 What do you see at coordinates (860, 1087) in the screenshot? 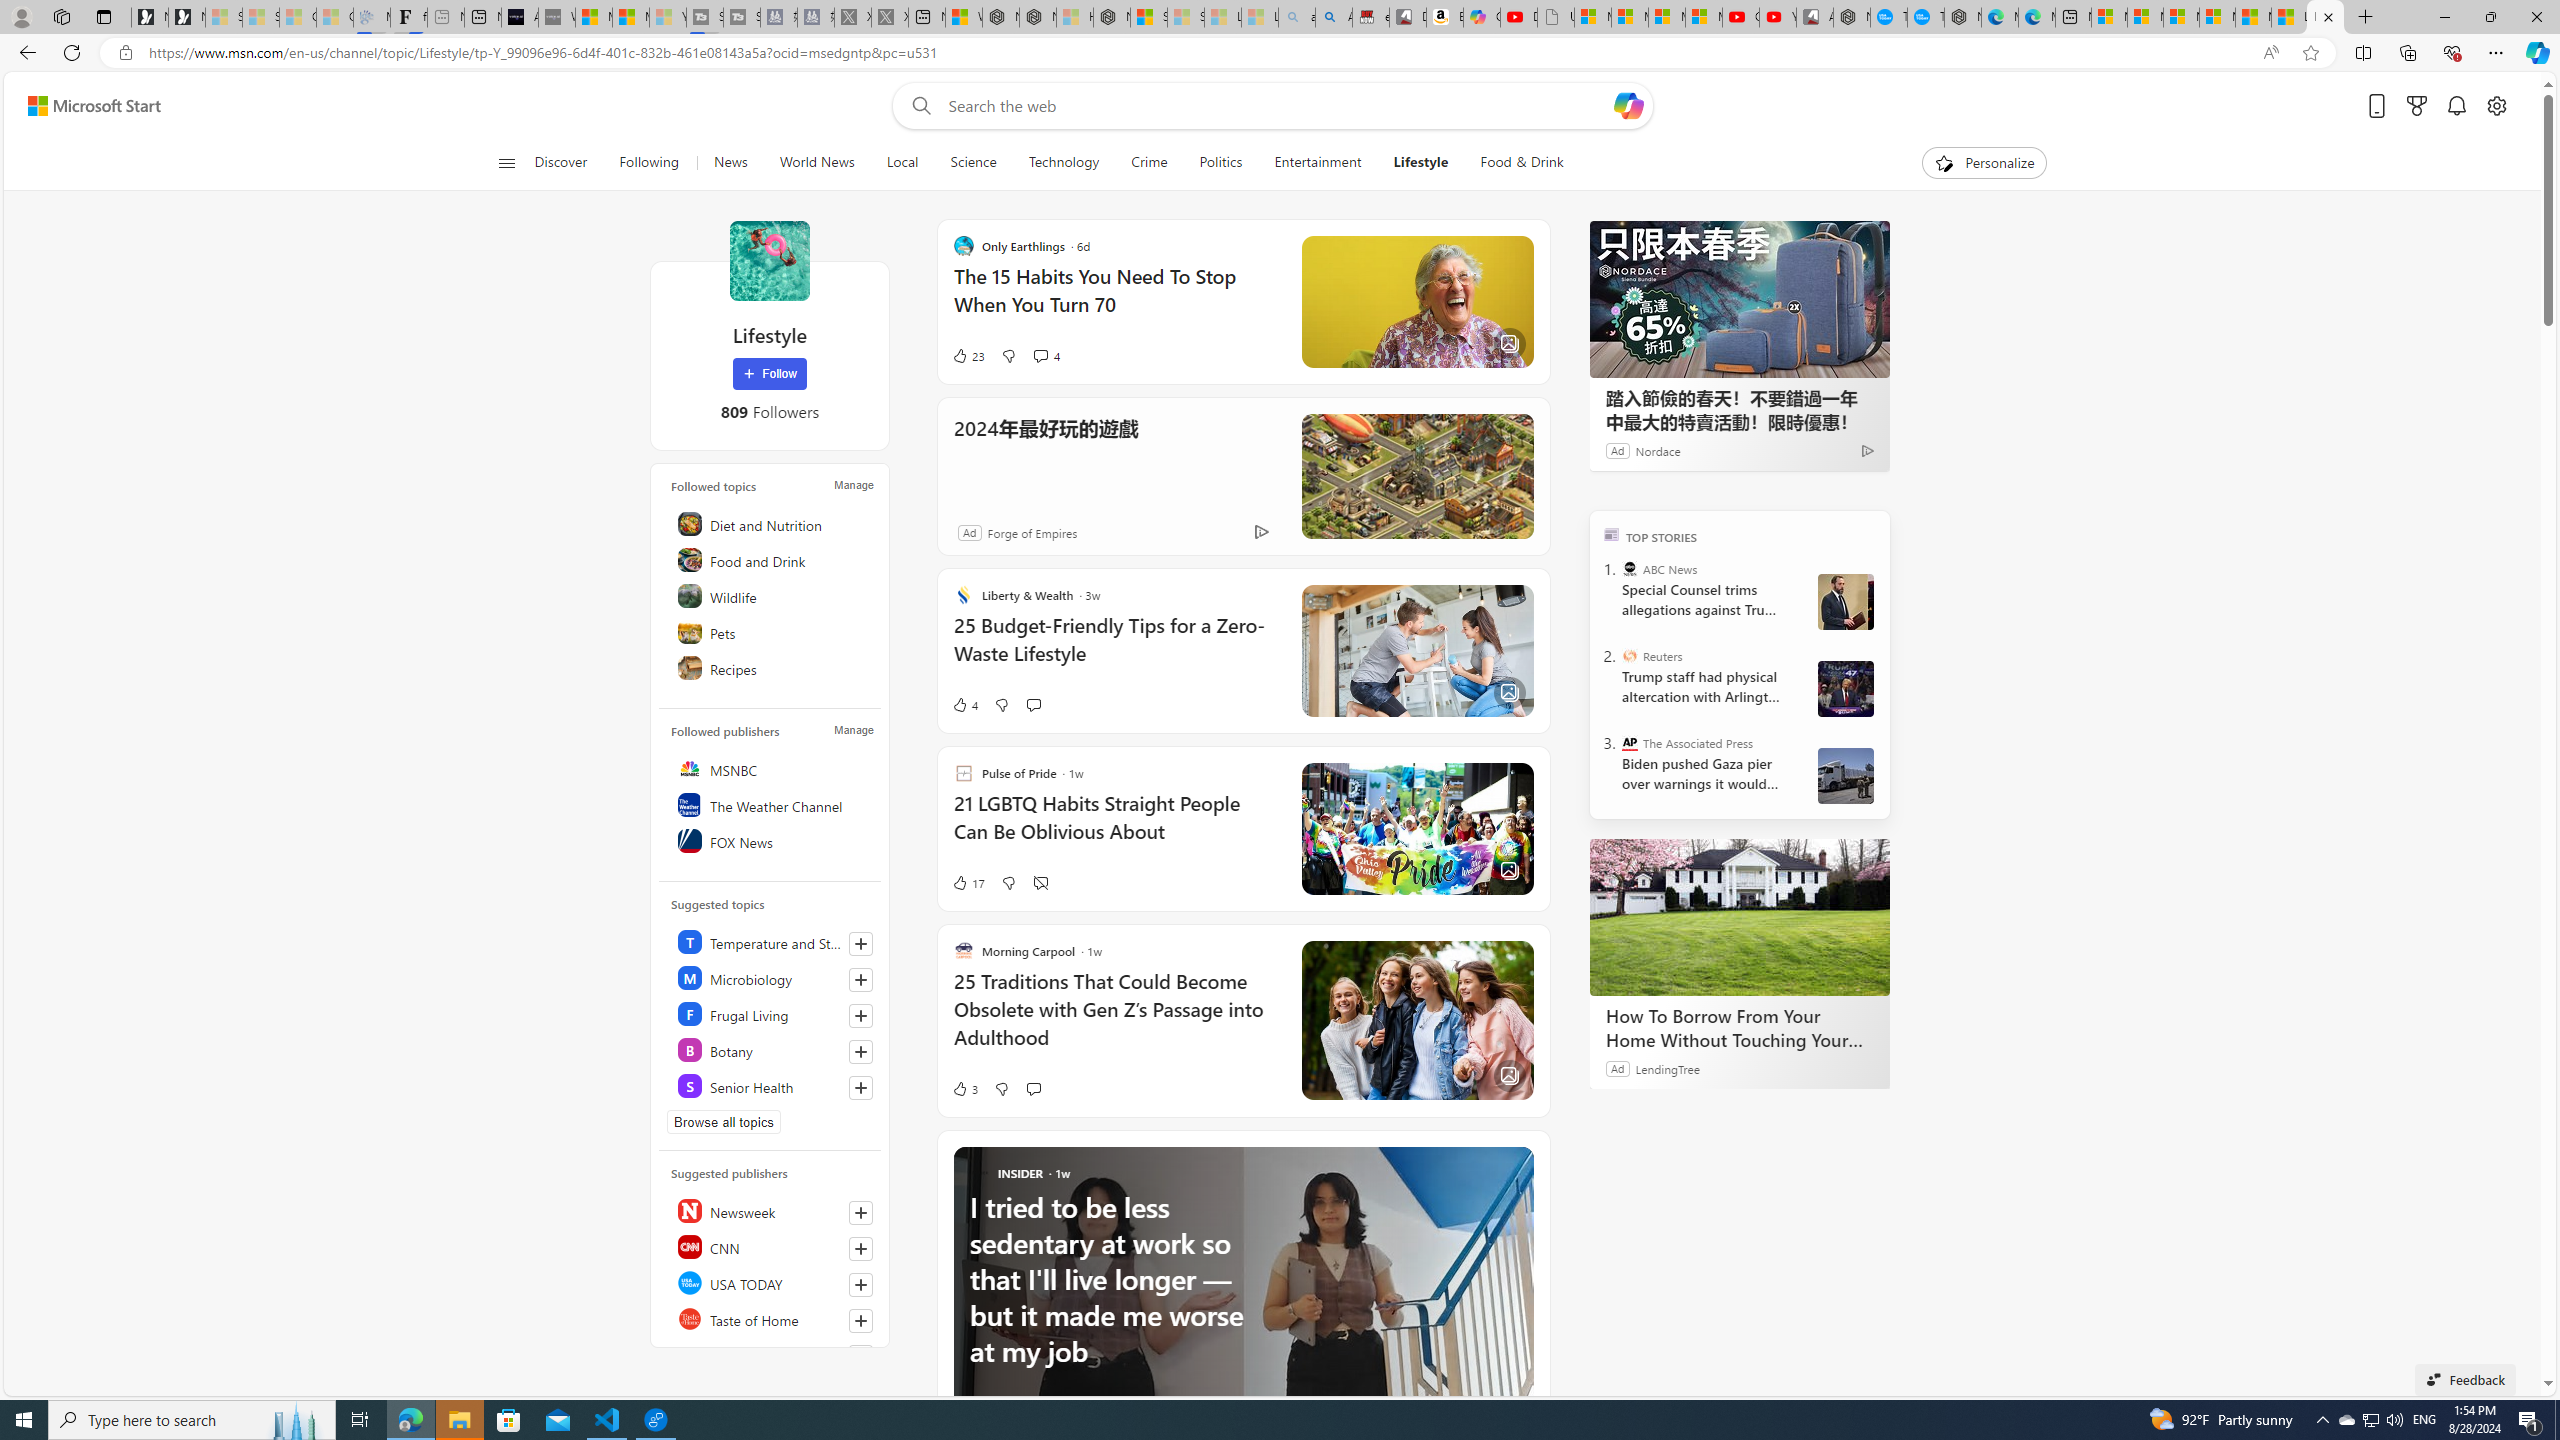
I see `'Follow this topic'` at bounding box center [860, 1087].